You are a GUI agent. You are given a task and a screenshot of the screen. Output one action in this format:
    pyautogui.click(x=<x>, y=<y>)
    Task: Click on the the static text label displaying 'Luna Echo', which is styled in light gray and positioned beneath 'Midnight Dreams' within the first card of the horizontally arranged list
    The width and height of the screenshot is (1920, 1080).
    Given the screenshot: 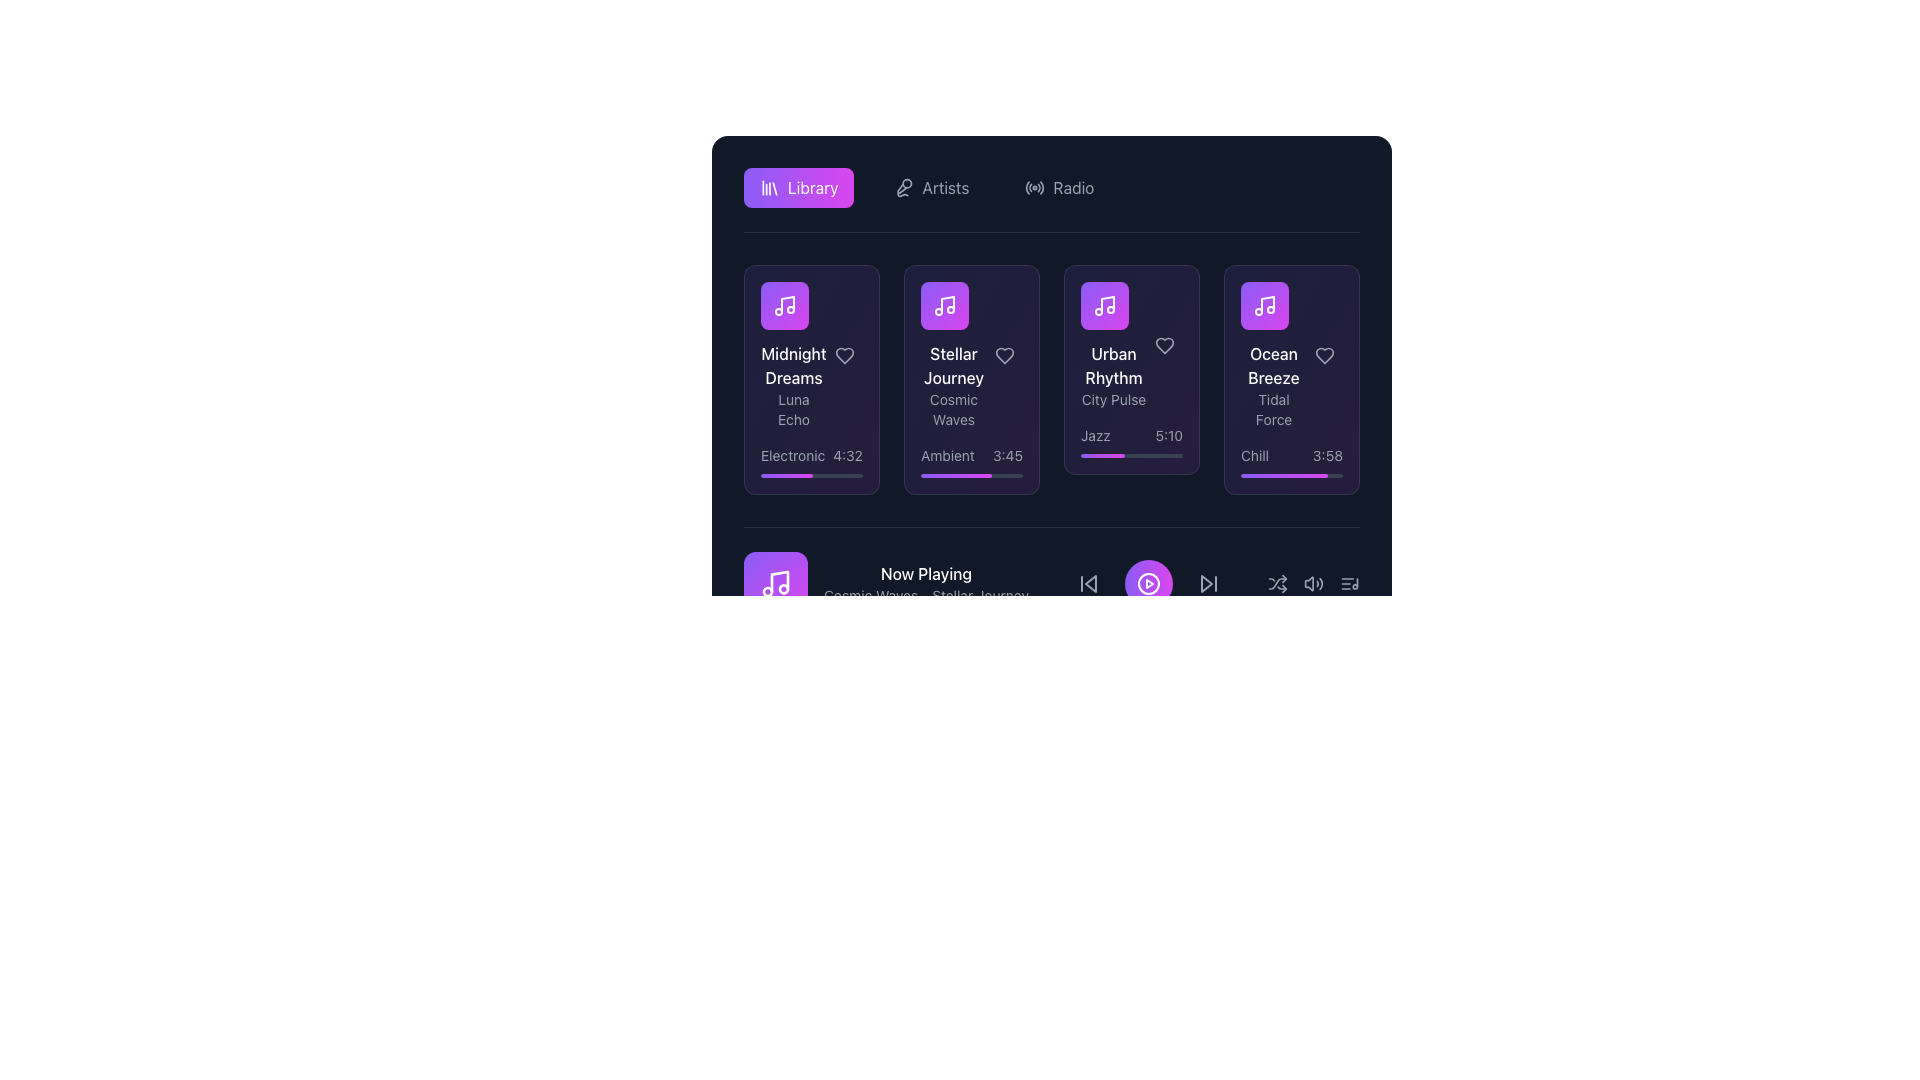 What is the action you would take?
    pyautogui.click(x=792, y=408)
    